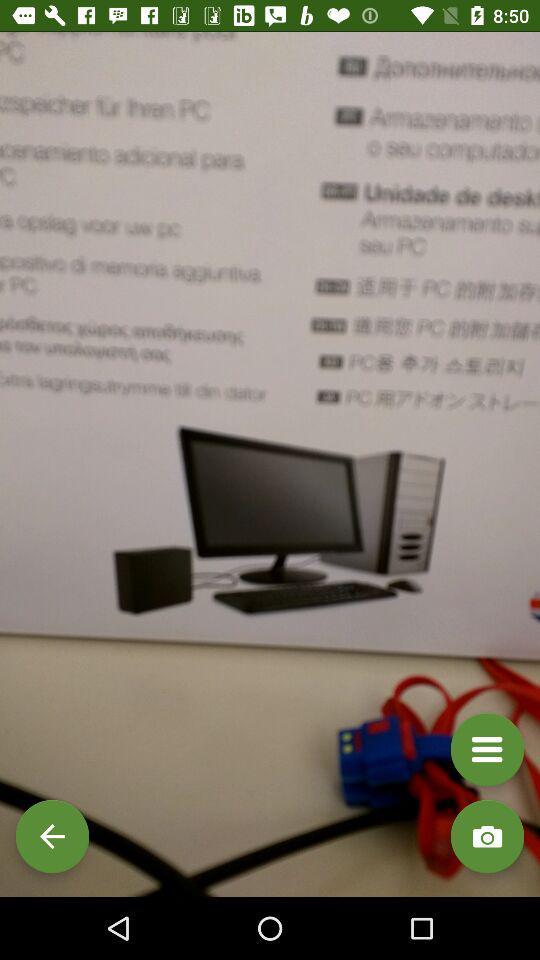 The image size is (540, 960). I want to click on the arrow_backward icon, so click(52, 836).